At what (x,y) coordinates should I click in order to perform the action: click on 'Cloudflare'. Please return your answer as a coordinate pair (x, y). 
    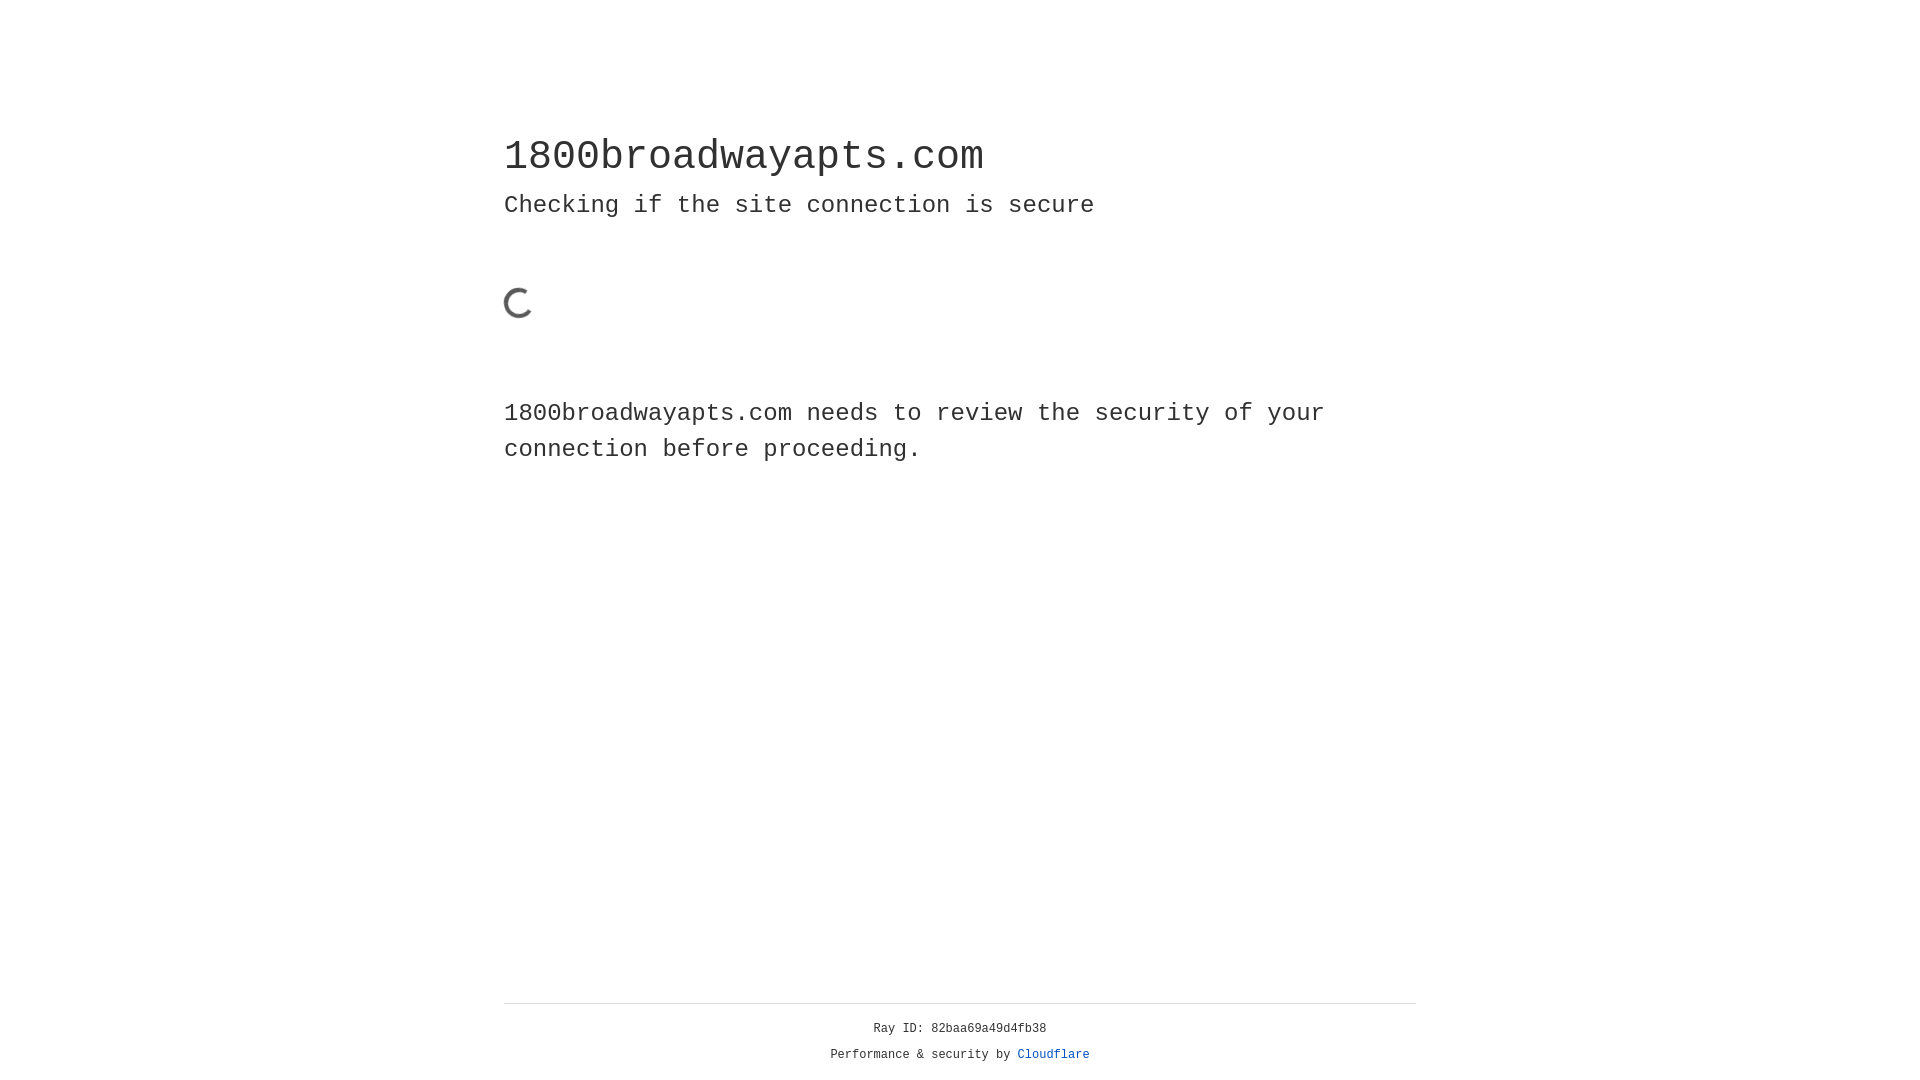
    Looking at the image, I should click on (1053, 1054).